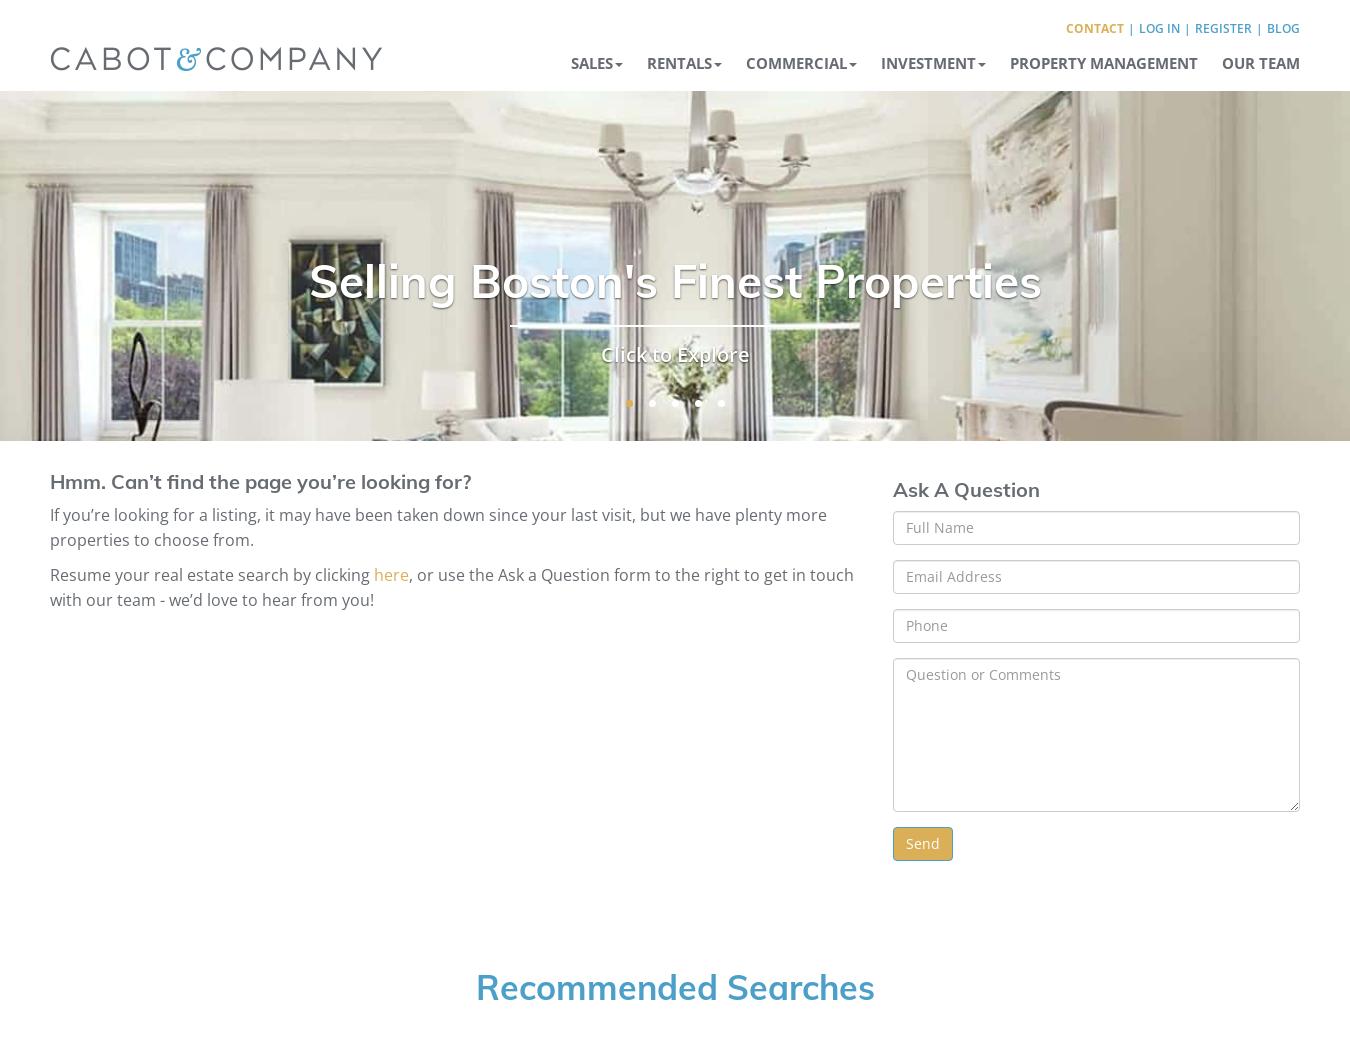  What do you see at coordinates (450, 586) in the screenshot?
I see `', or use the Ask a Question form to the right to get in touch with our team - we’d love to hear from you!'` at bounding box center [450, 586].